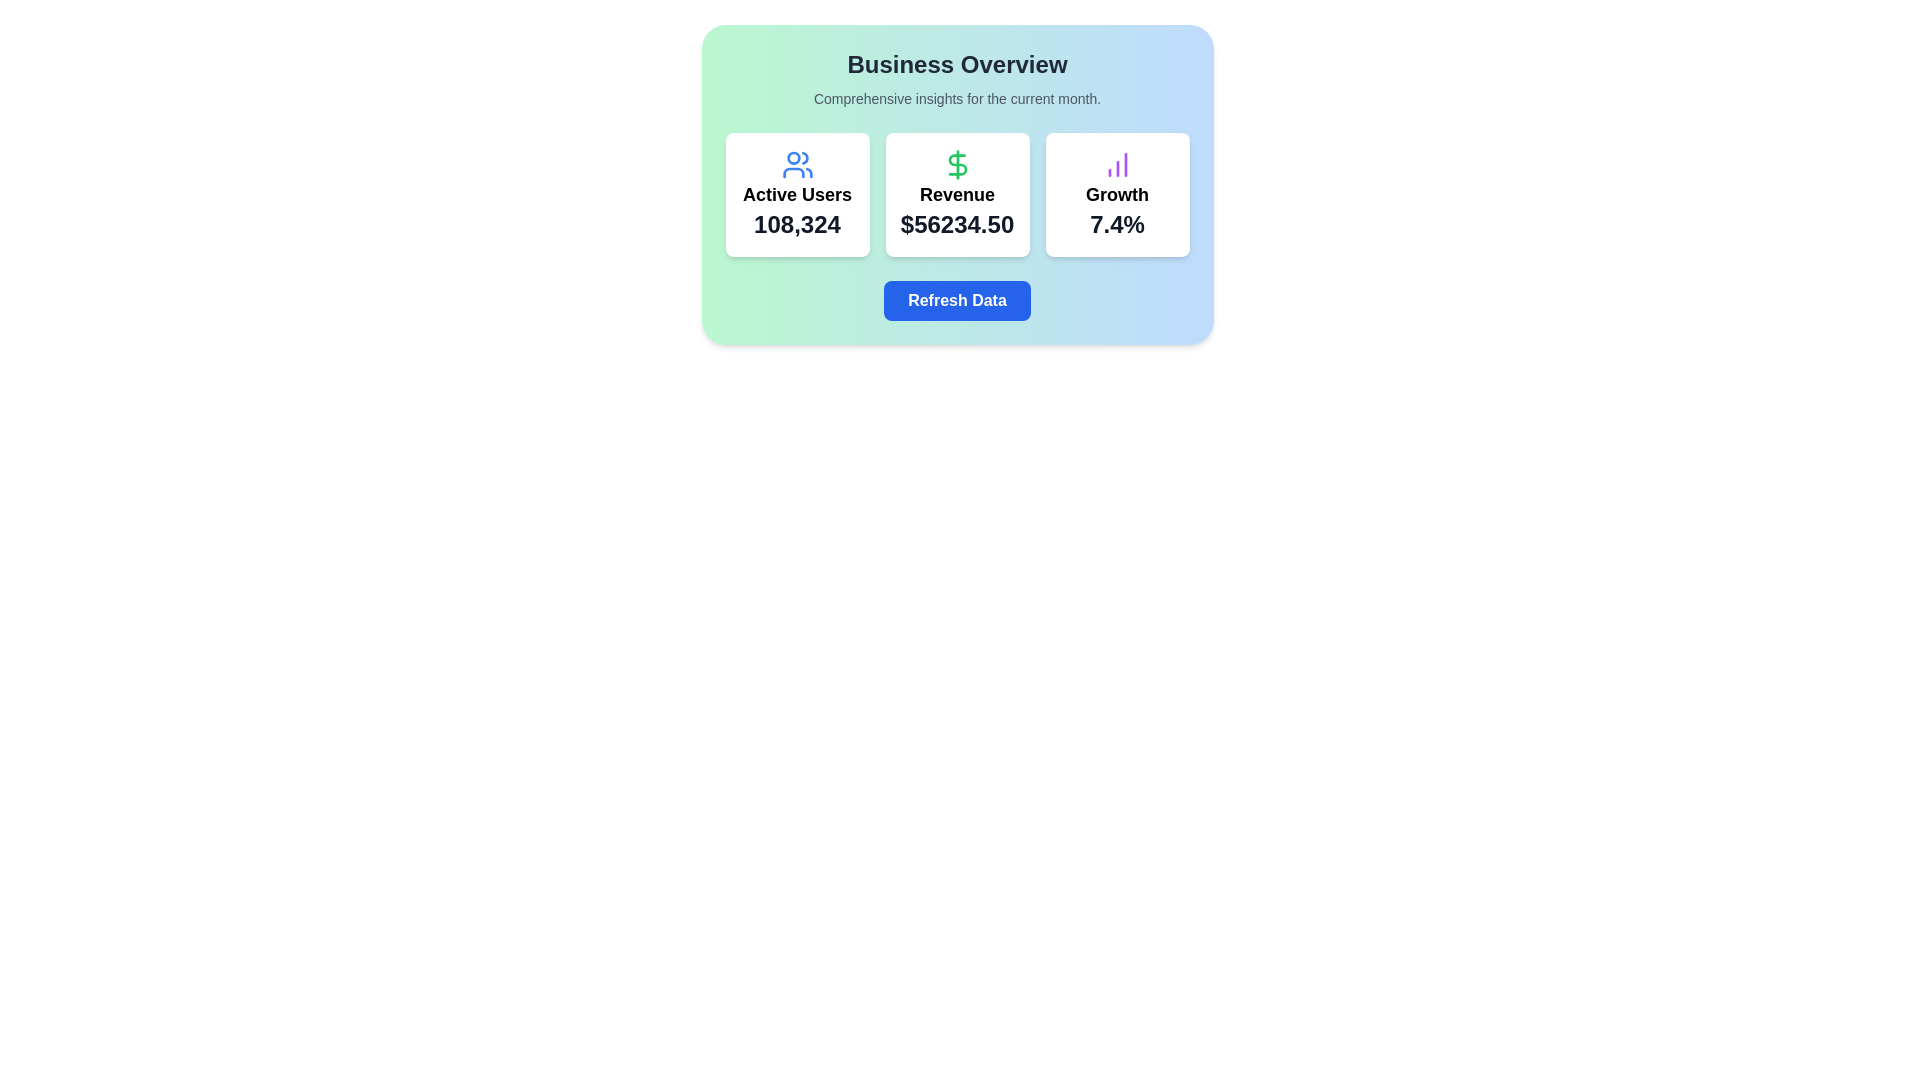 Image resolution: width=1920 pixels, height=1080 pixels. Describe the element at coordinates (792, 157) in the screenshot. I see `the small circular vector graphic element located in the top left segment of the statistics dashboard` at that location.